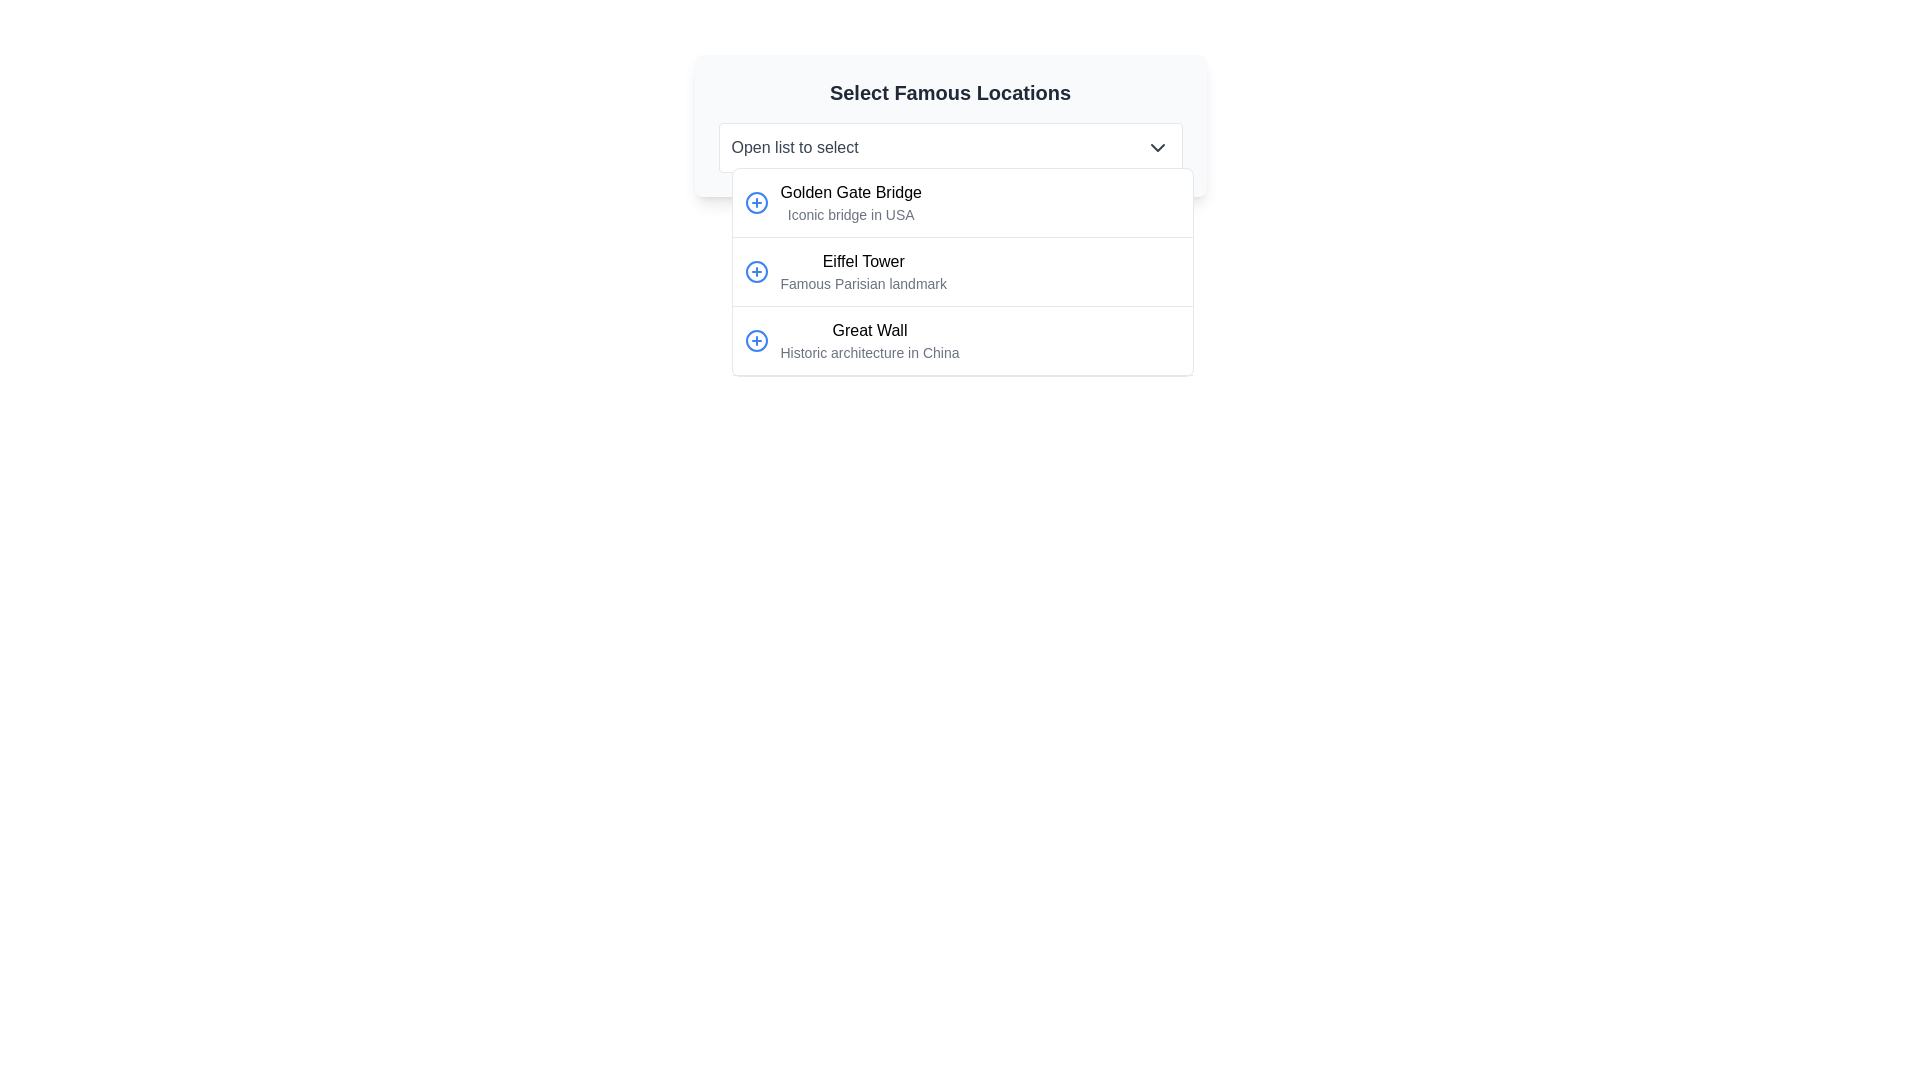  I want to click on the circular icon button with a blue outline and a plus sign that is located to the left of the text 'Eiffel Tower' in the list, so click(755, 272).